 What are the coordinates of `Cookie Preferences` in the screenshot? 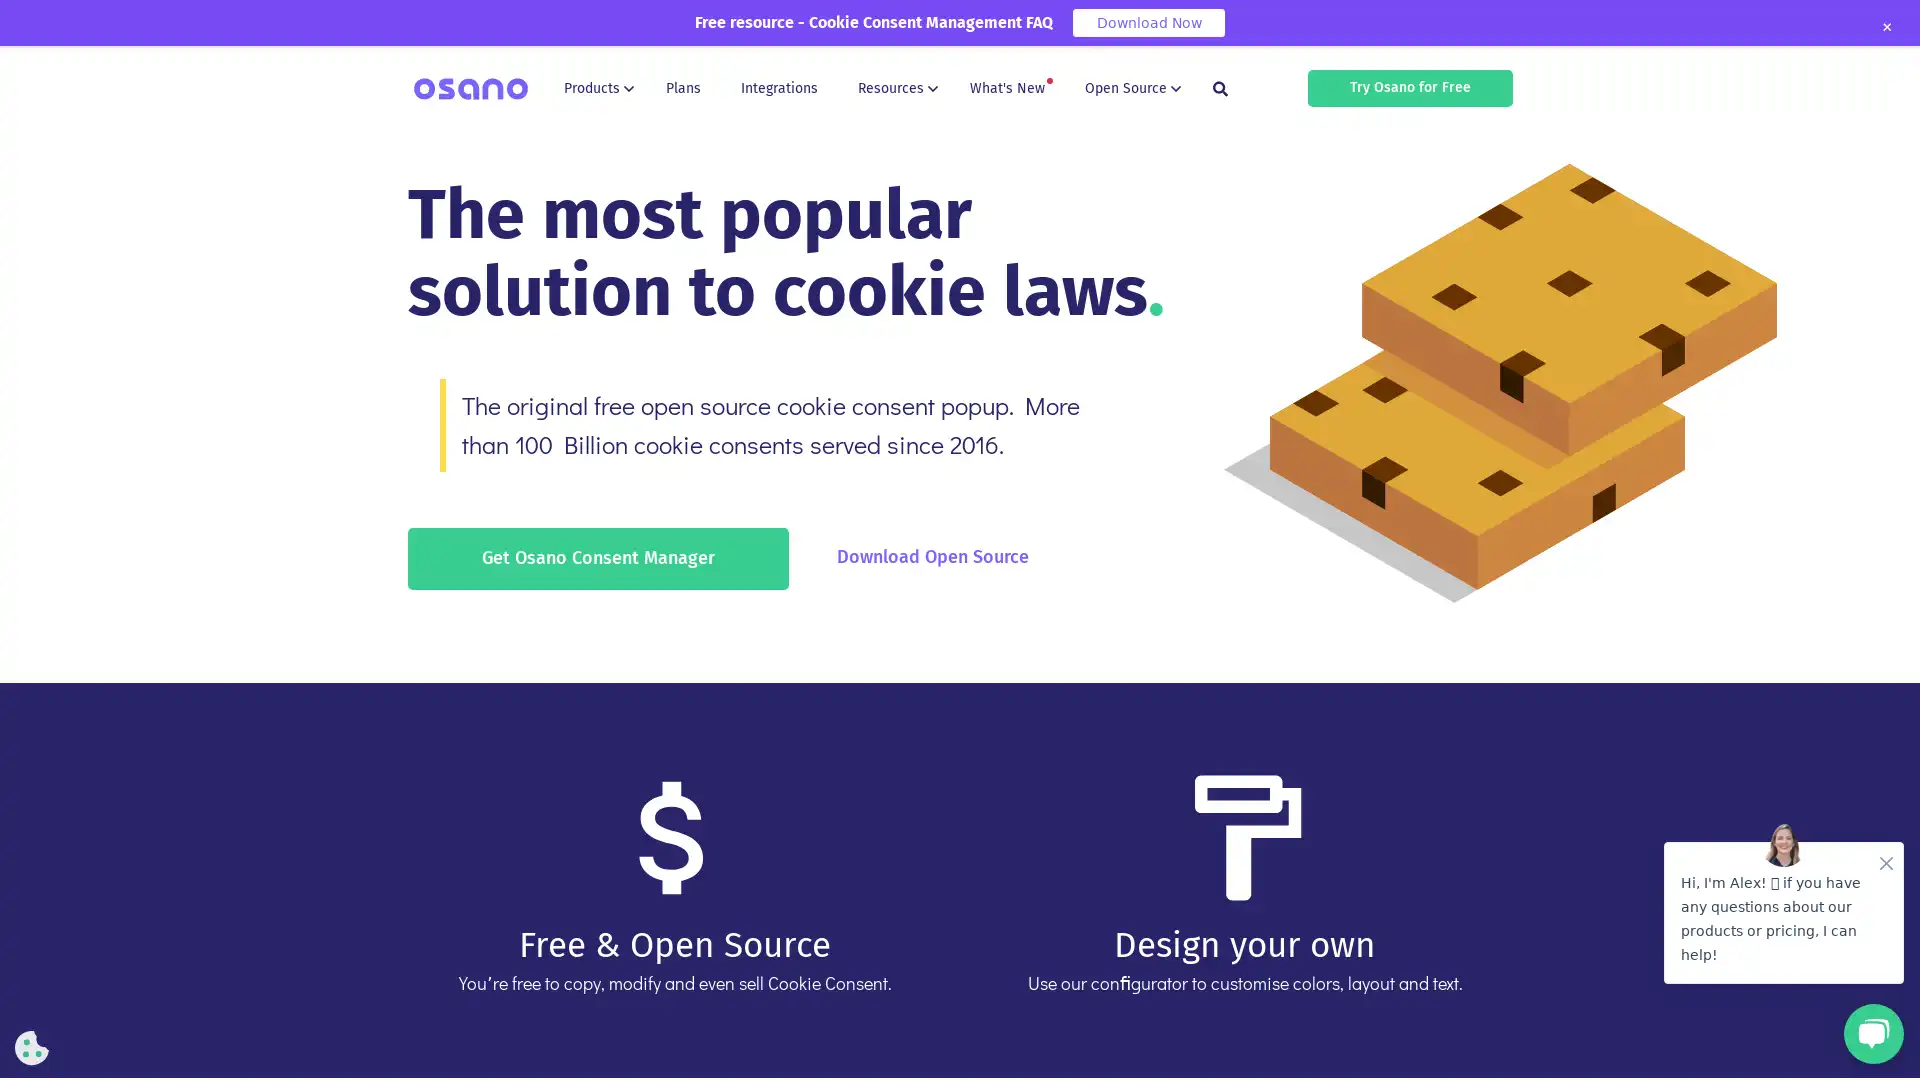 It's located at (32, 1047).